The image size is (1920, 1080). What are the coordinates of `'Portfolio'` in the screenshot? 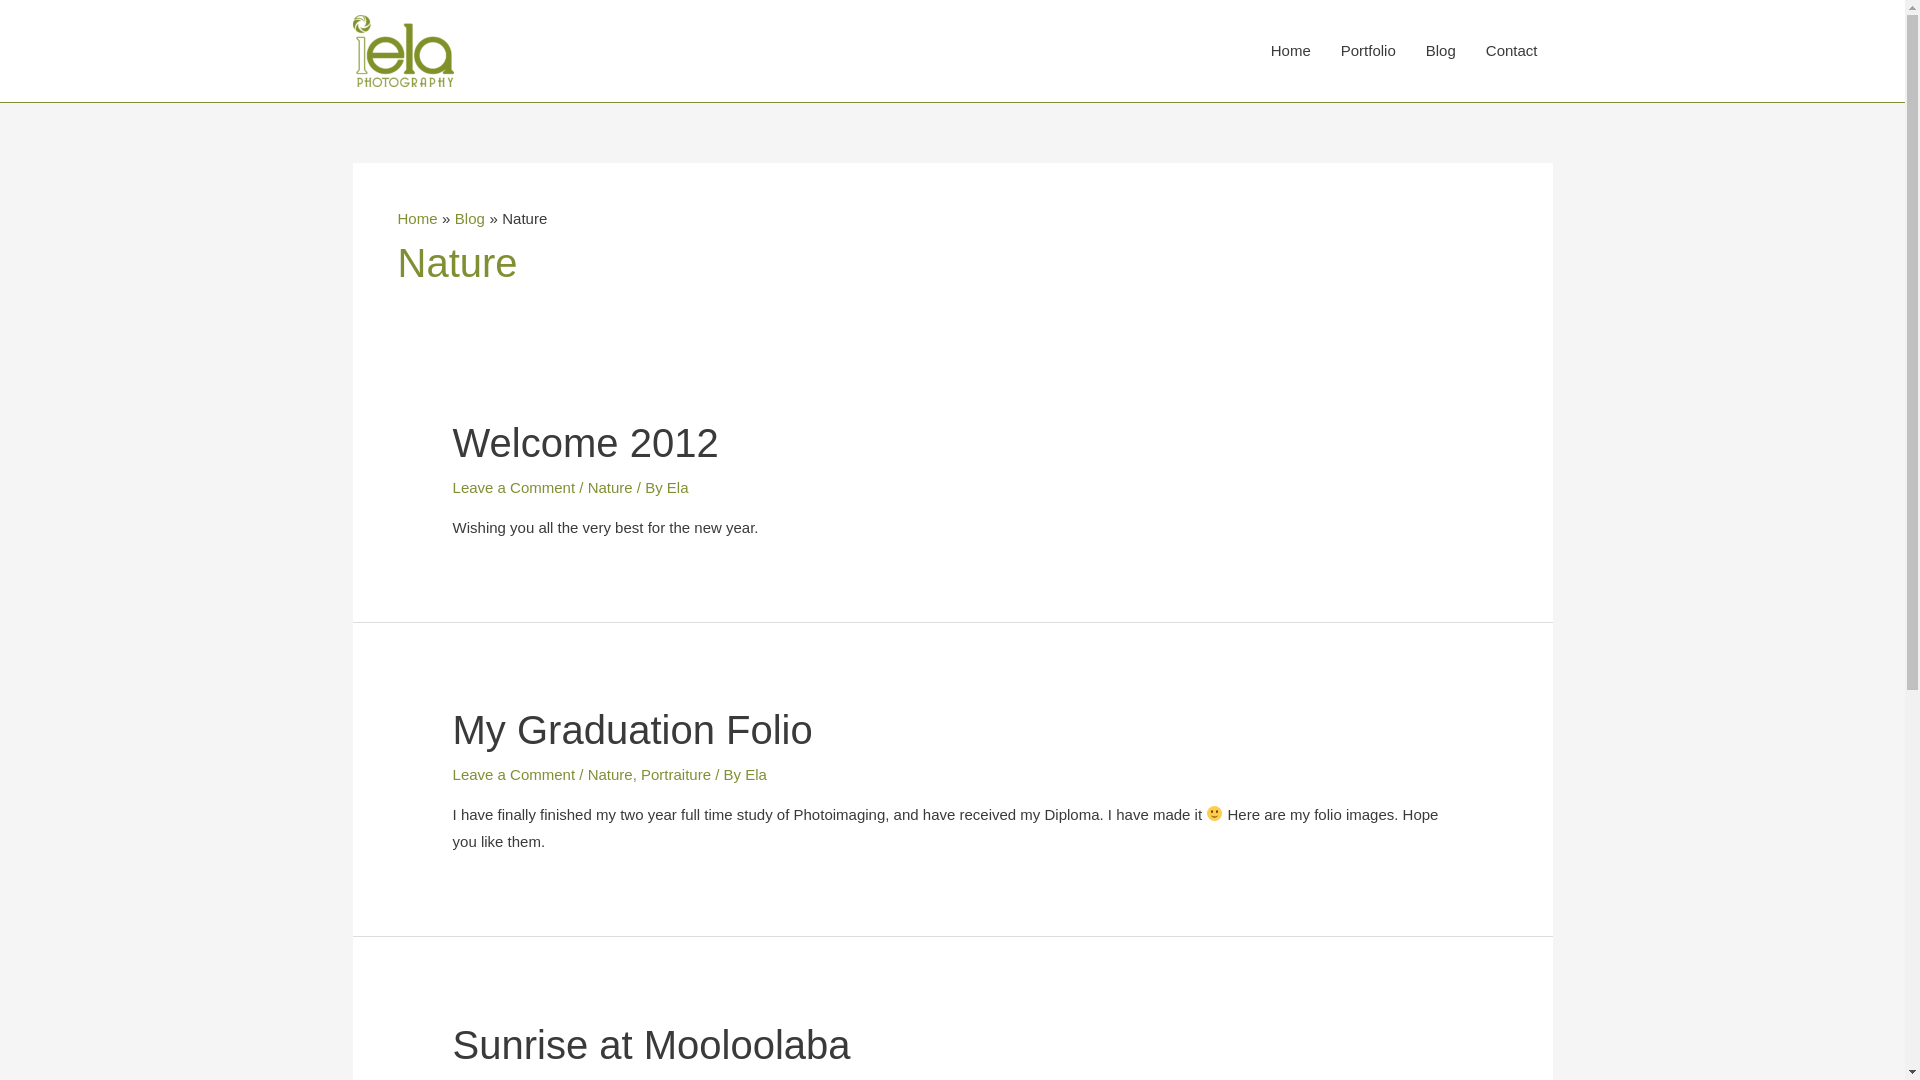 It's located at (1367, 49).